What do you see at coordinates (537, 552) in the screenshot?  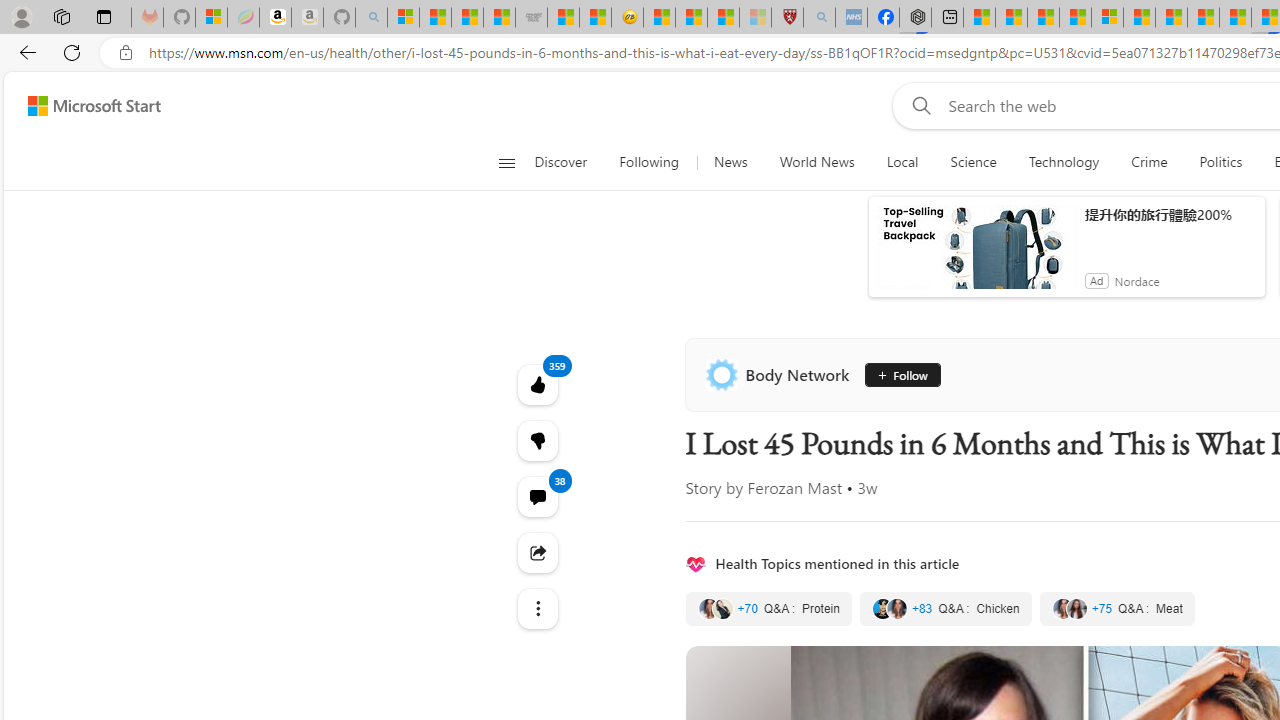 I see `'Share this story'` at bounding box center [537, 552].